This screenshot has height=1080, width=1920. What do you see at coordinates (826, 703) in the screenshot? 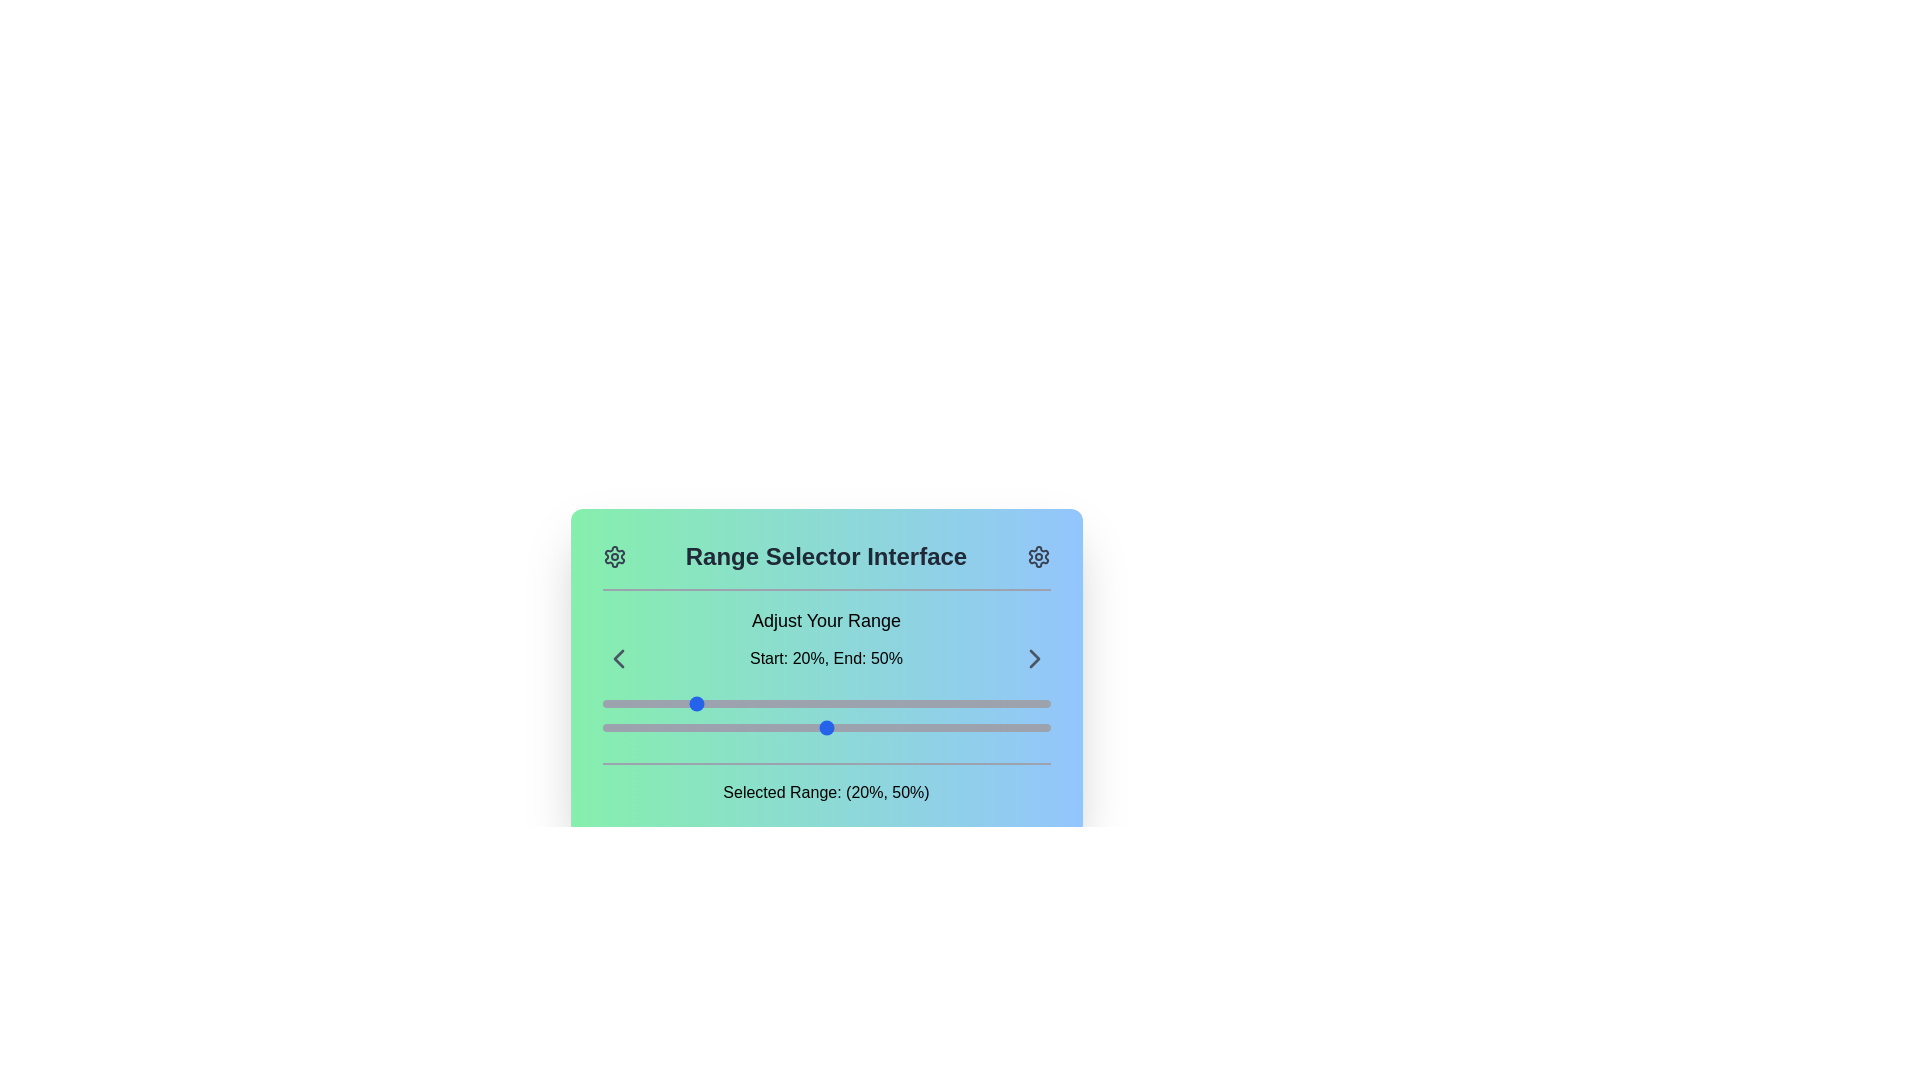
I see `the blue-colored draggable knob of the first horizontal slider located below the text 'Start: 20%, End: 50%' to change the slider value` at bounding box center [826, 703].